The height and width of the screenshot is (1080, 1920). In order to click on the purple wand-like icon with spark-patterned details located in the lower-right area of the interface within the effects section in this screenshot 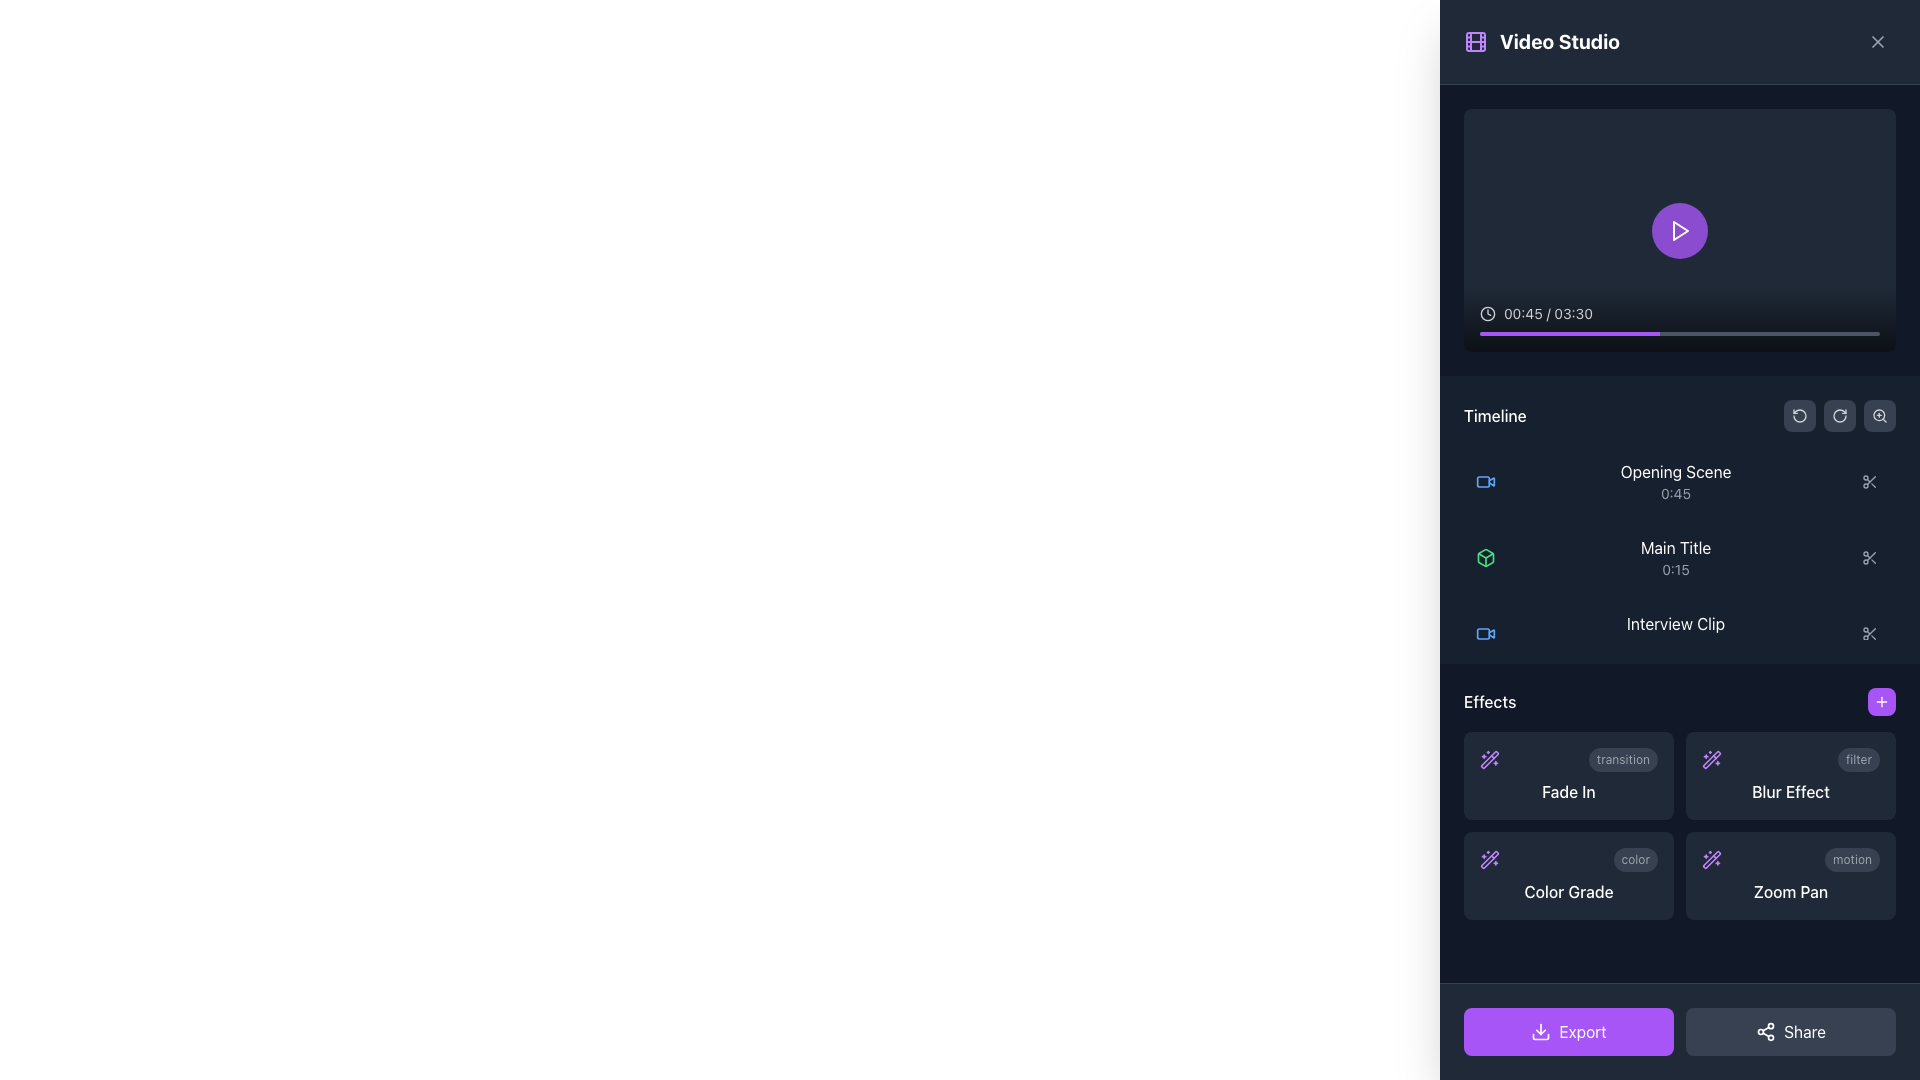, I will do `click(1489, 759)`.